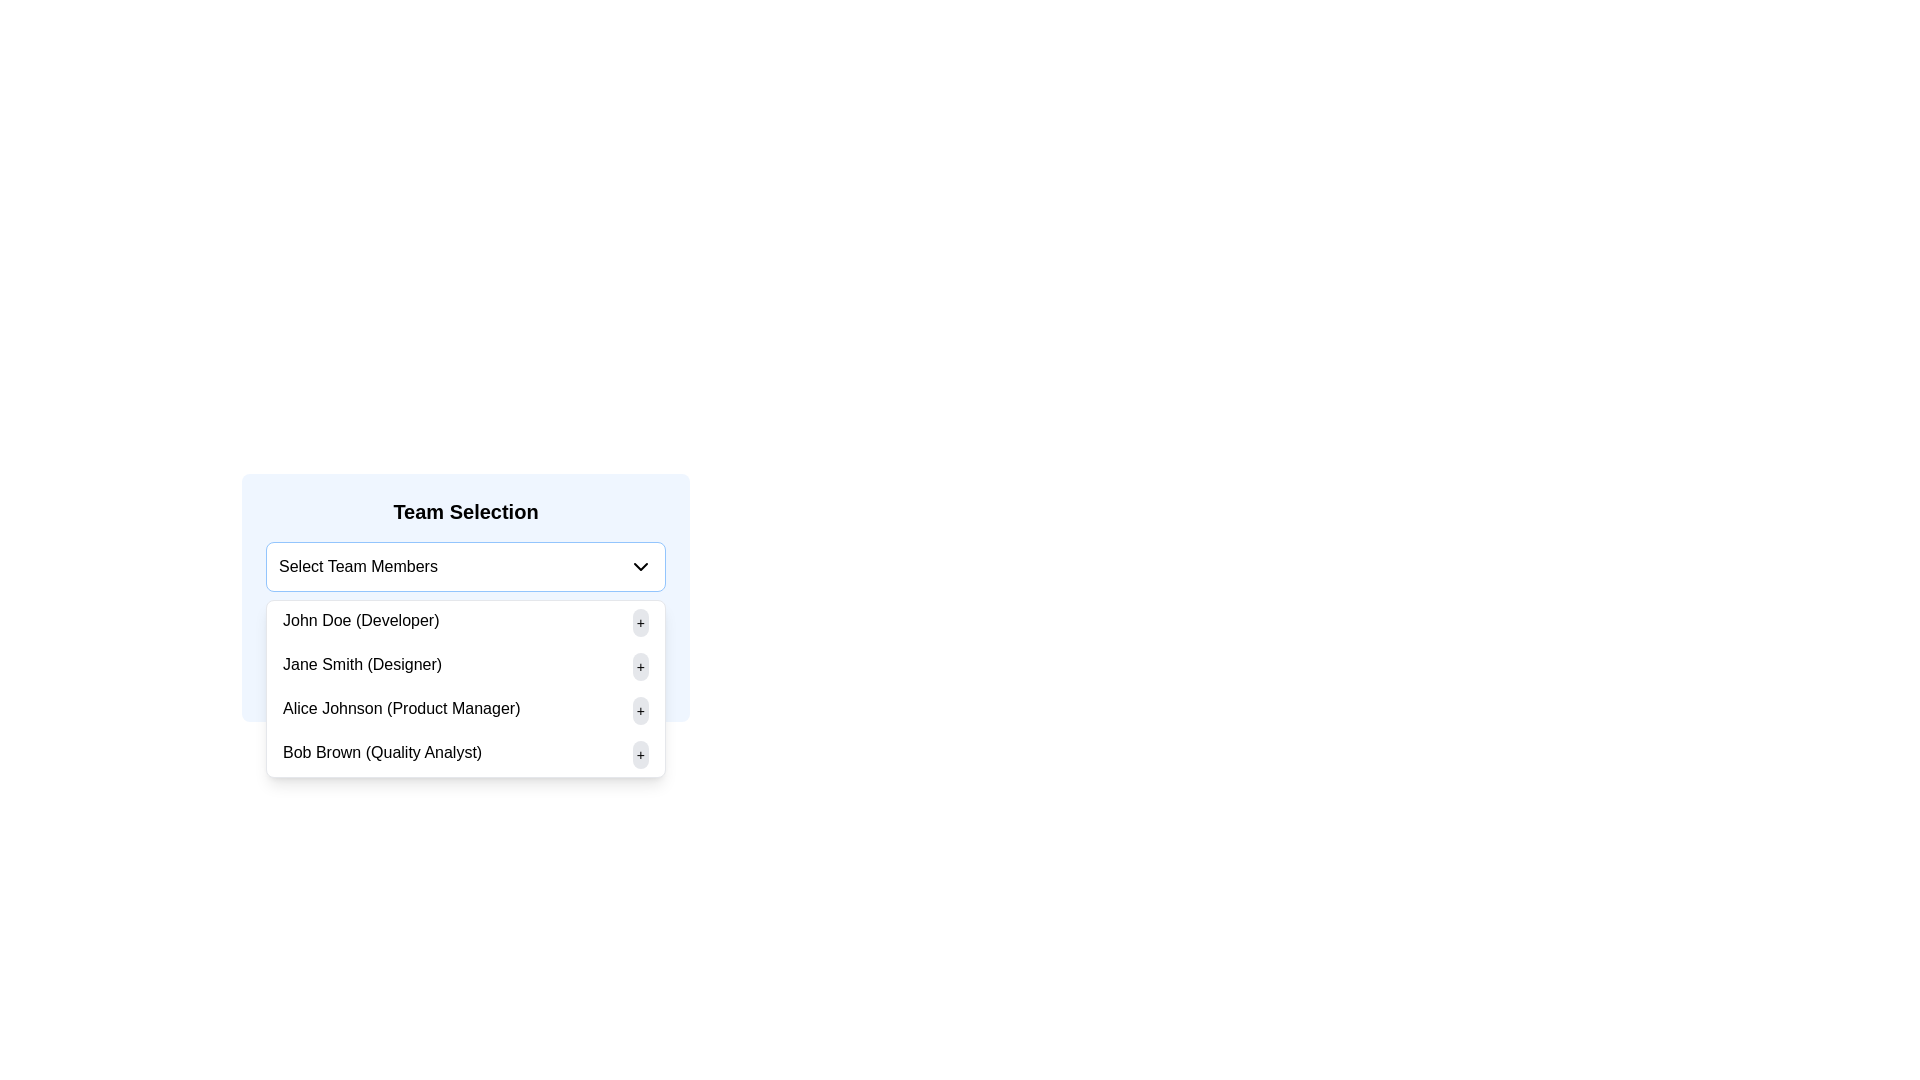 This screenshot has height=1080, width=1920. What do you see at coordinates (464, 755) in the screenshot?
I see `the '+' button` at bounding box center [464, 755].